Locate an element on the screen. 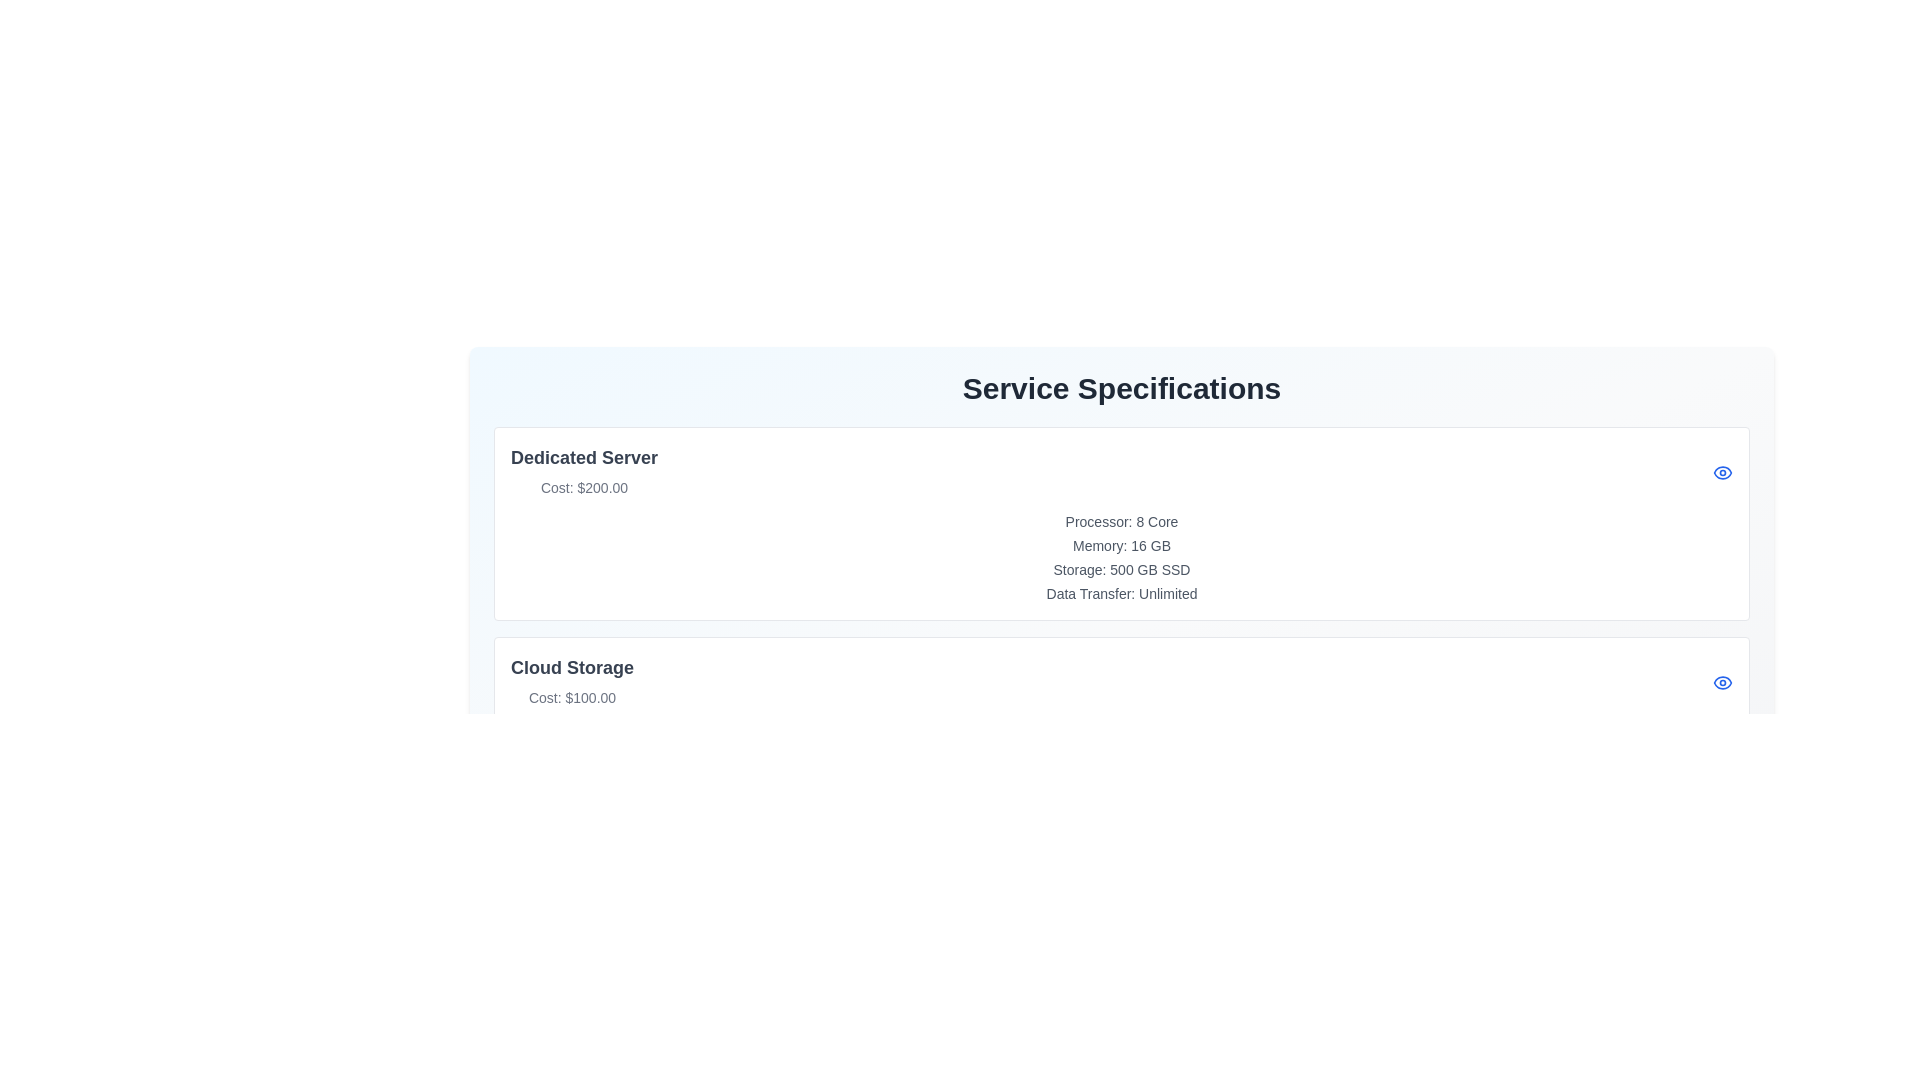 The height and width of the screenshot is (1080, 1920). the static text label displaying the cost of the service, which is $200.00, located directly below the 'Dedicated Server' label within the white card is located at coordinates (583, 488).